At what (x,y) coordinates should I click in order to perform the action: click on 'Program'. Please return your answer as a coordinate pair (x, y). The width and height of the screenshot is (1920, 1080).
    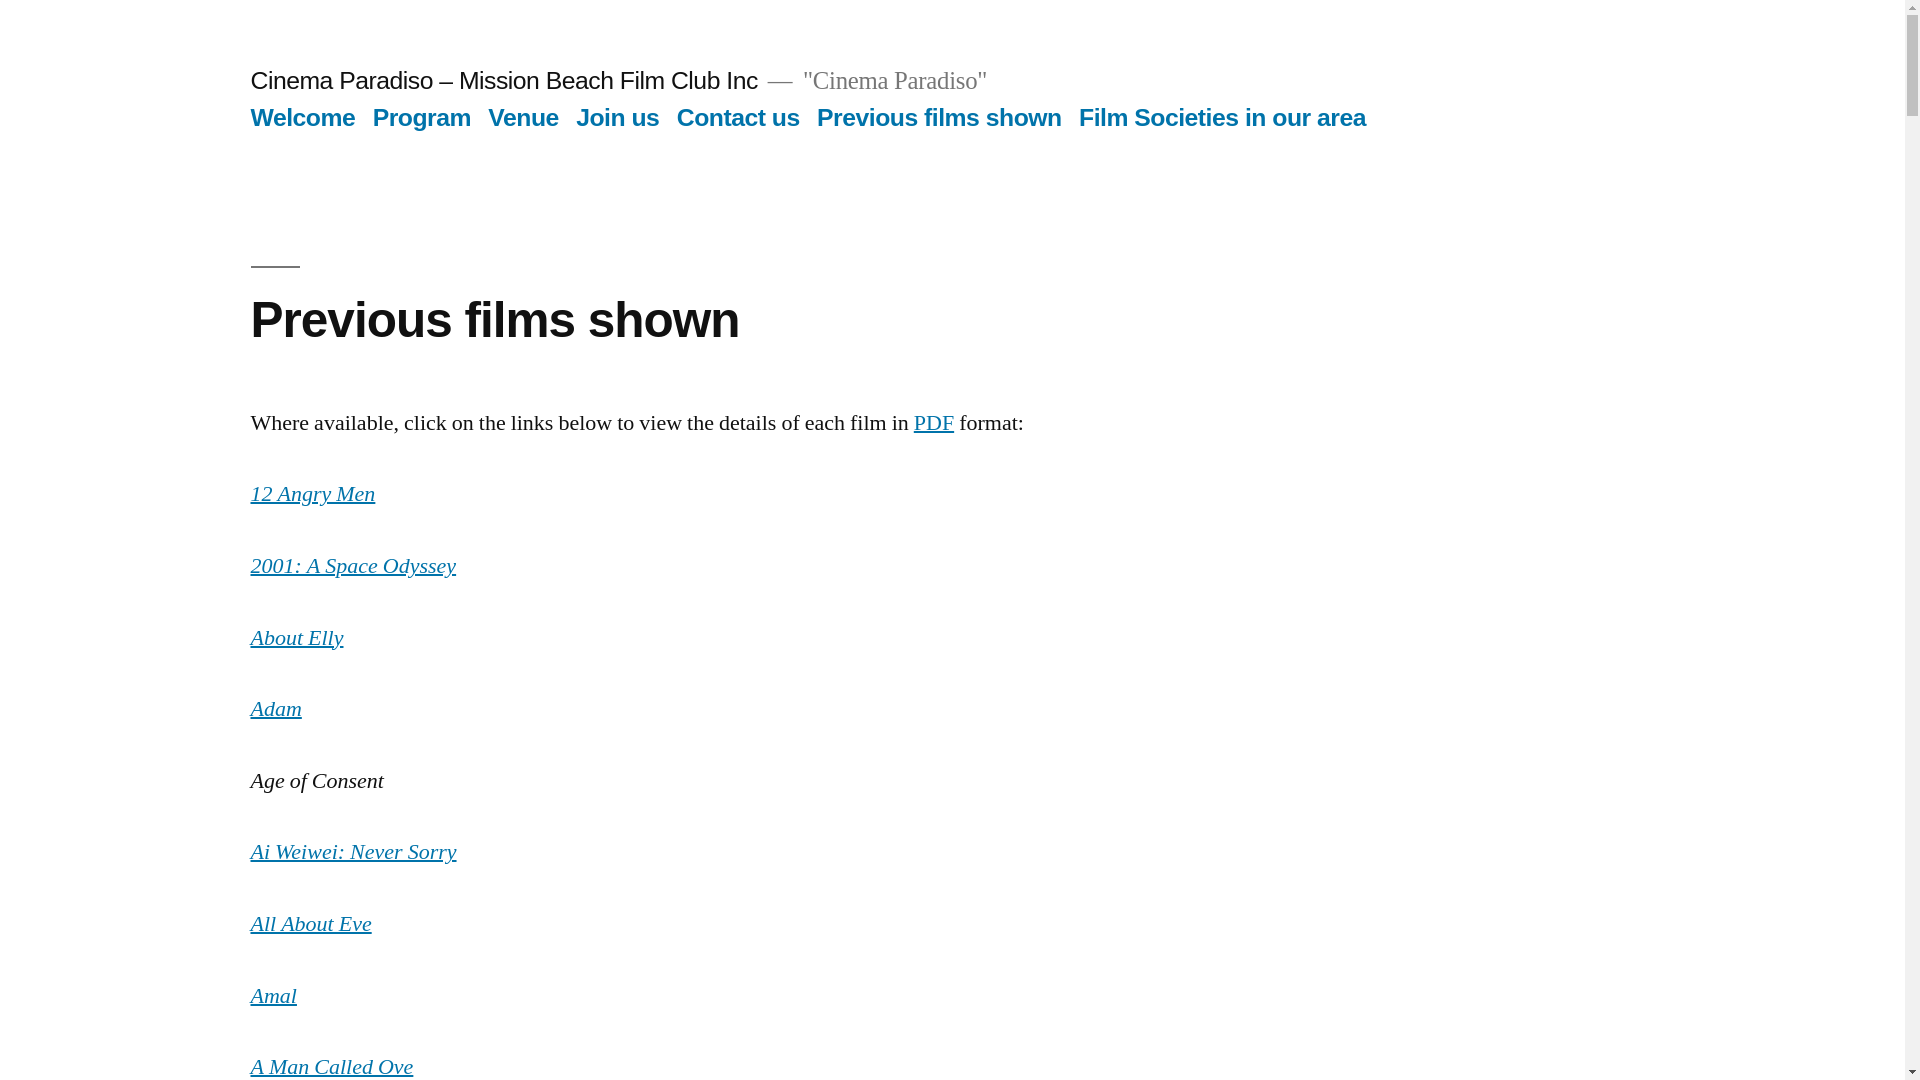
    Looking at the image, I should click on (421, 117).